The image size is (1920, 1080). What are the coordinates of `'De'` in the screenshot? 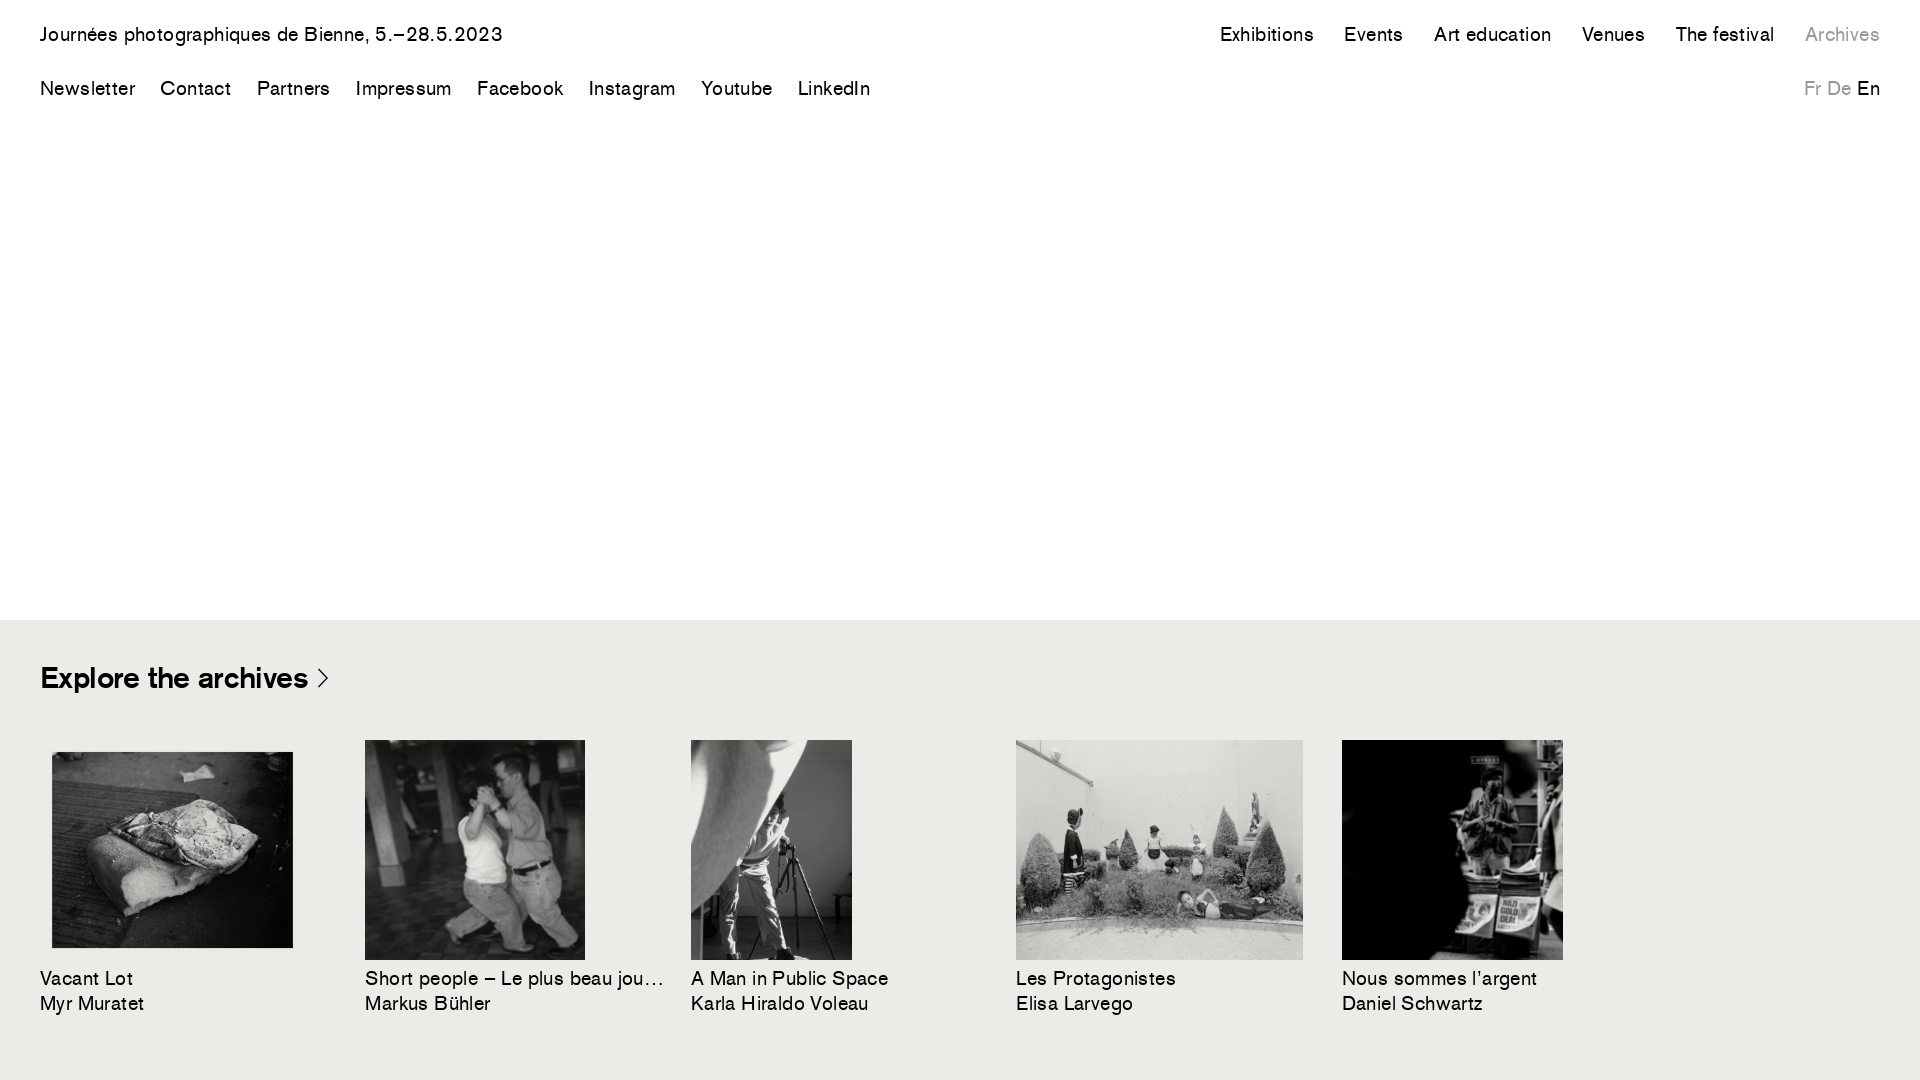 It's located at (1827, 87).